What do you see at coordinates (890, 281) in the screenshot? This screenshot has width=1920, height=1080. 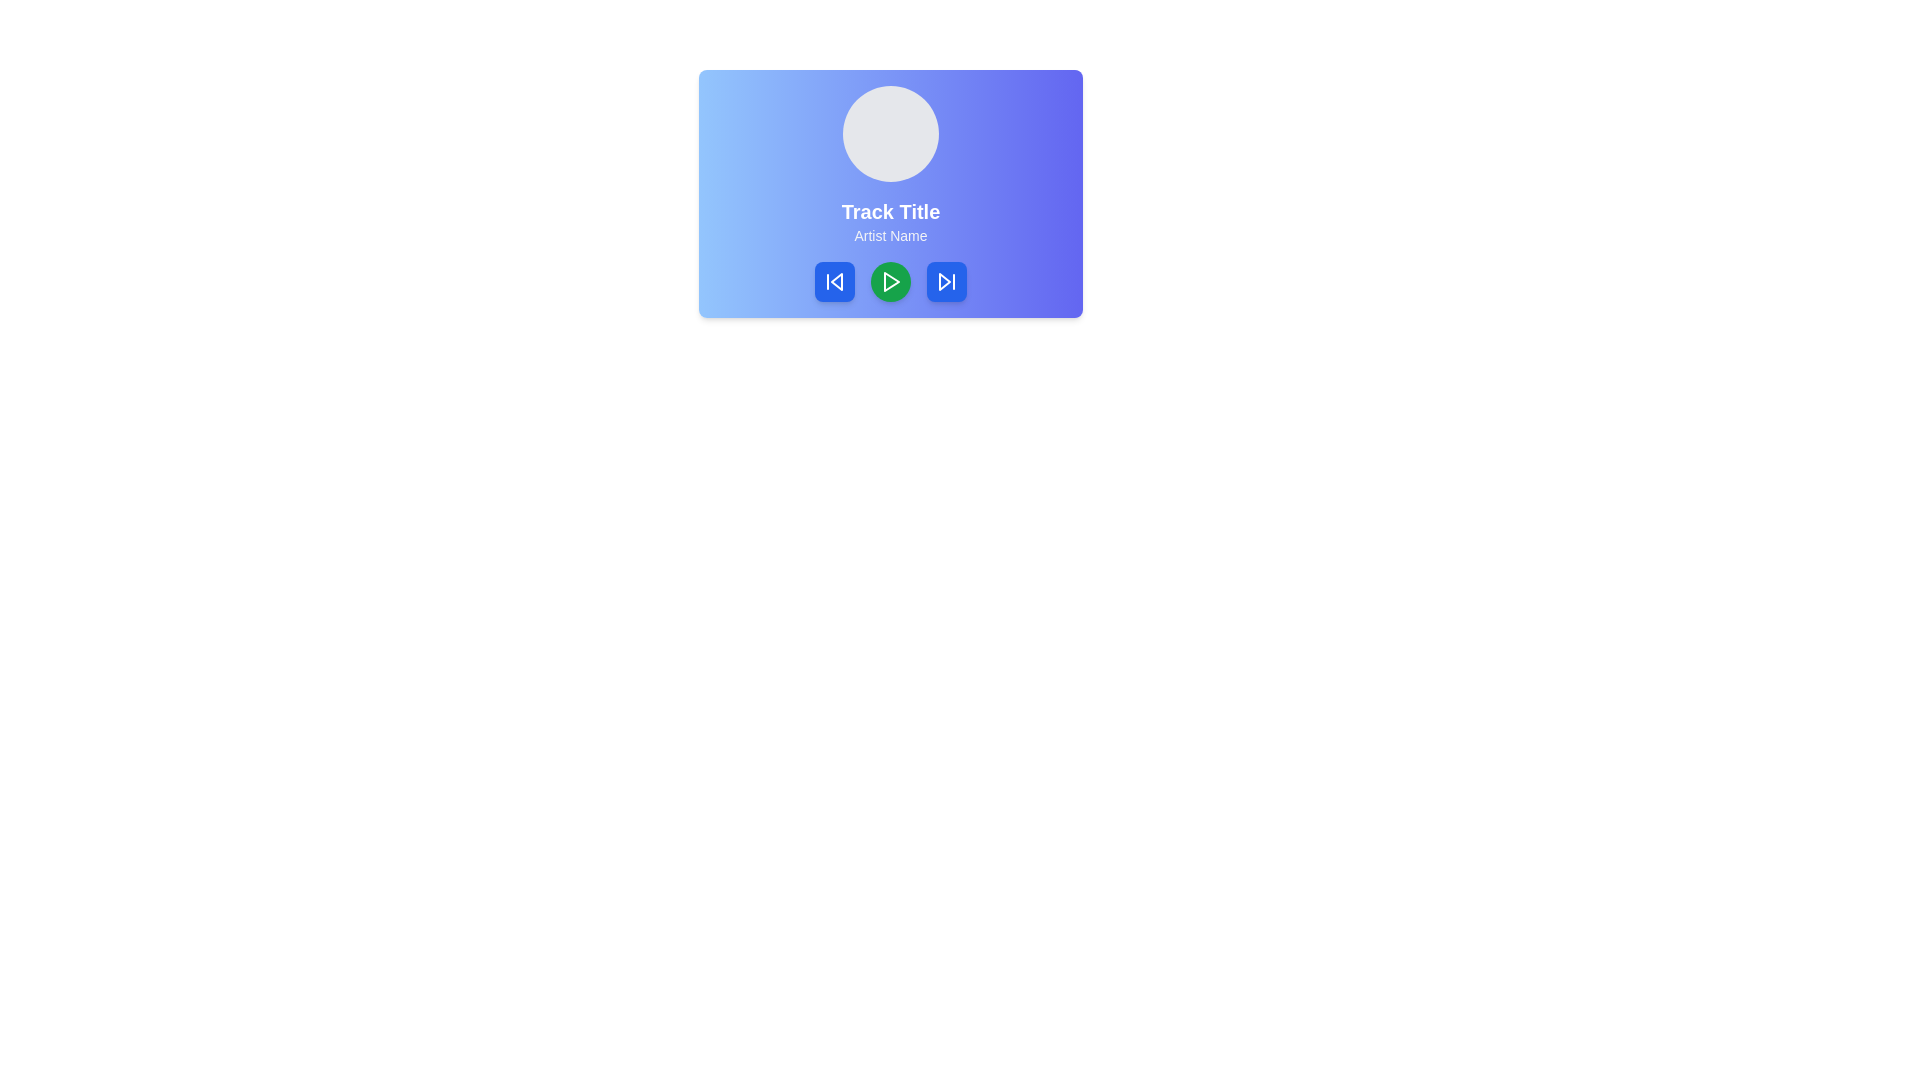 I see `the play button` at bounding box center [890, 281].